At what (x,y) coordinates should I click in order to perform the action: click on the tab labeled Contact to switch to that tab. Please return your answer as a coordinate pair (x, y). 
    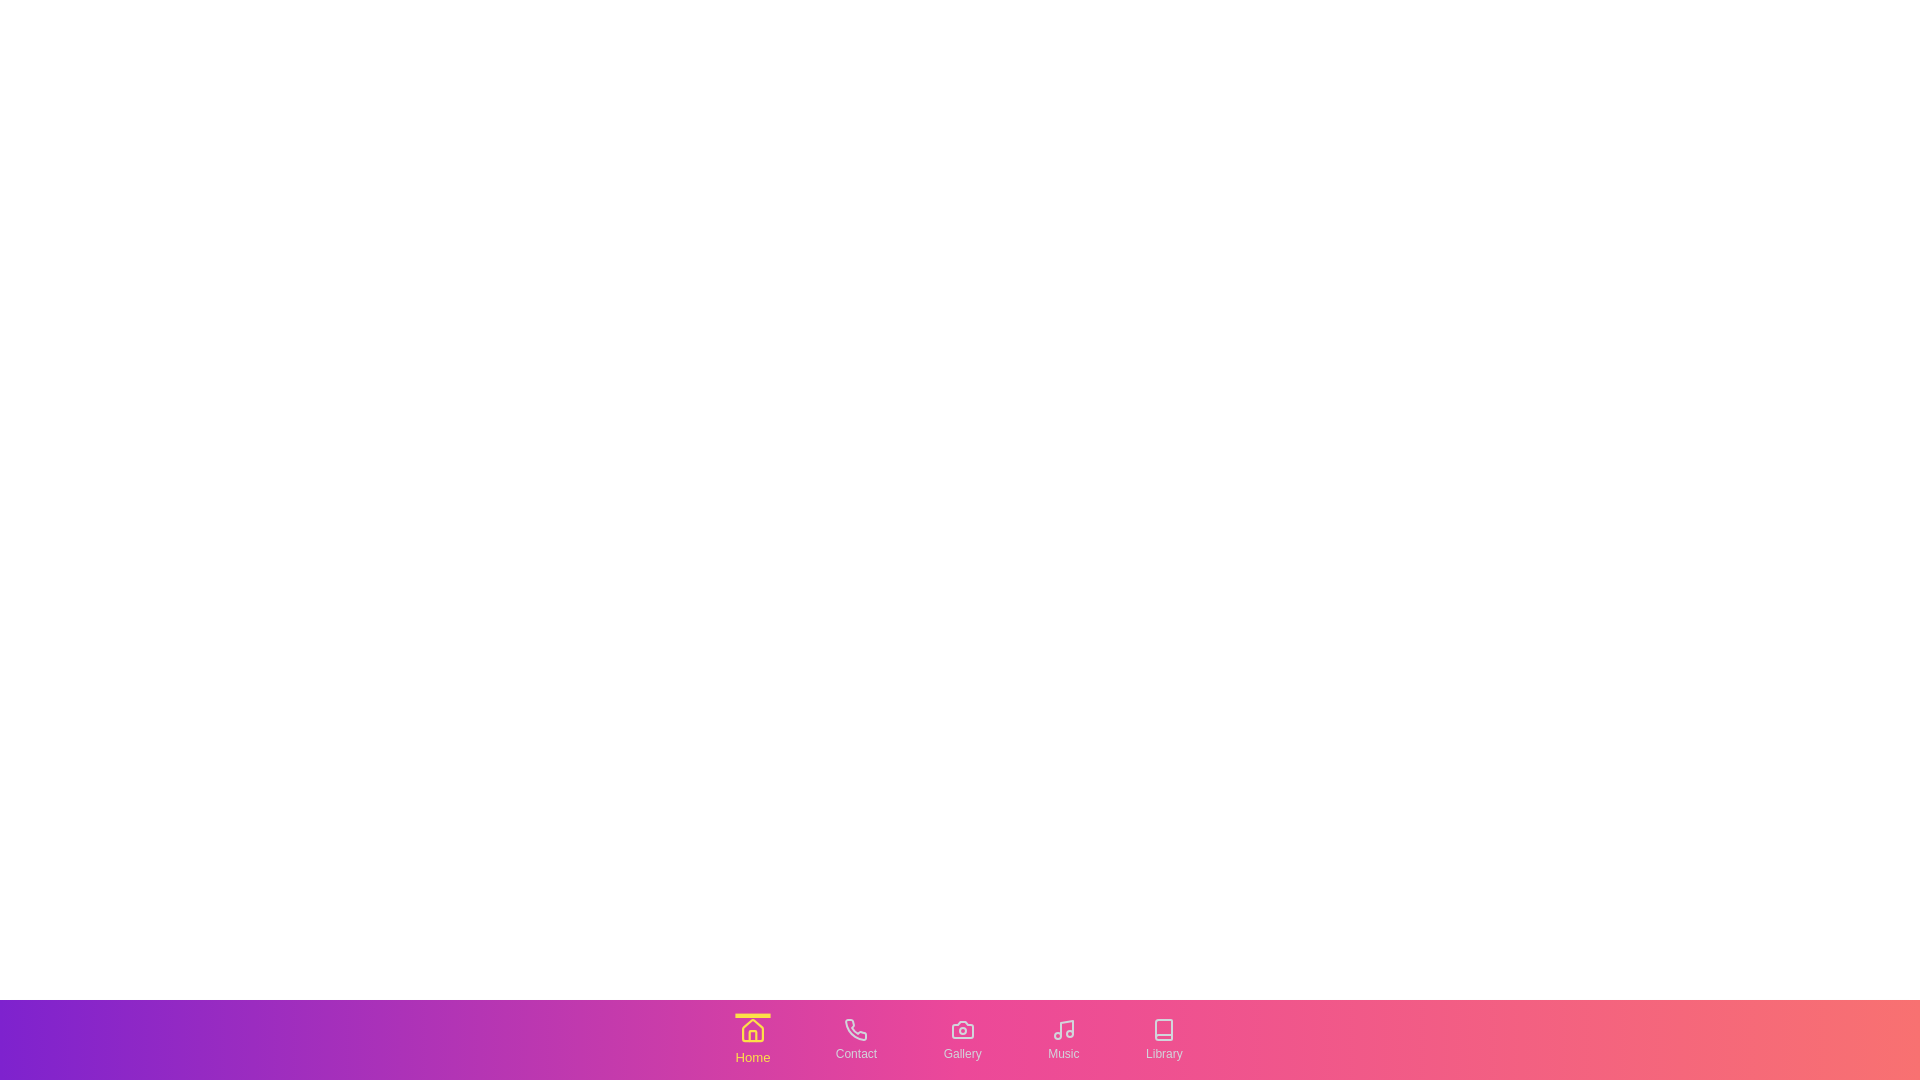
    Looking at the image, I should click on (856, 1039).